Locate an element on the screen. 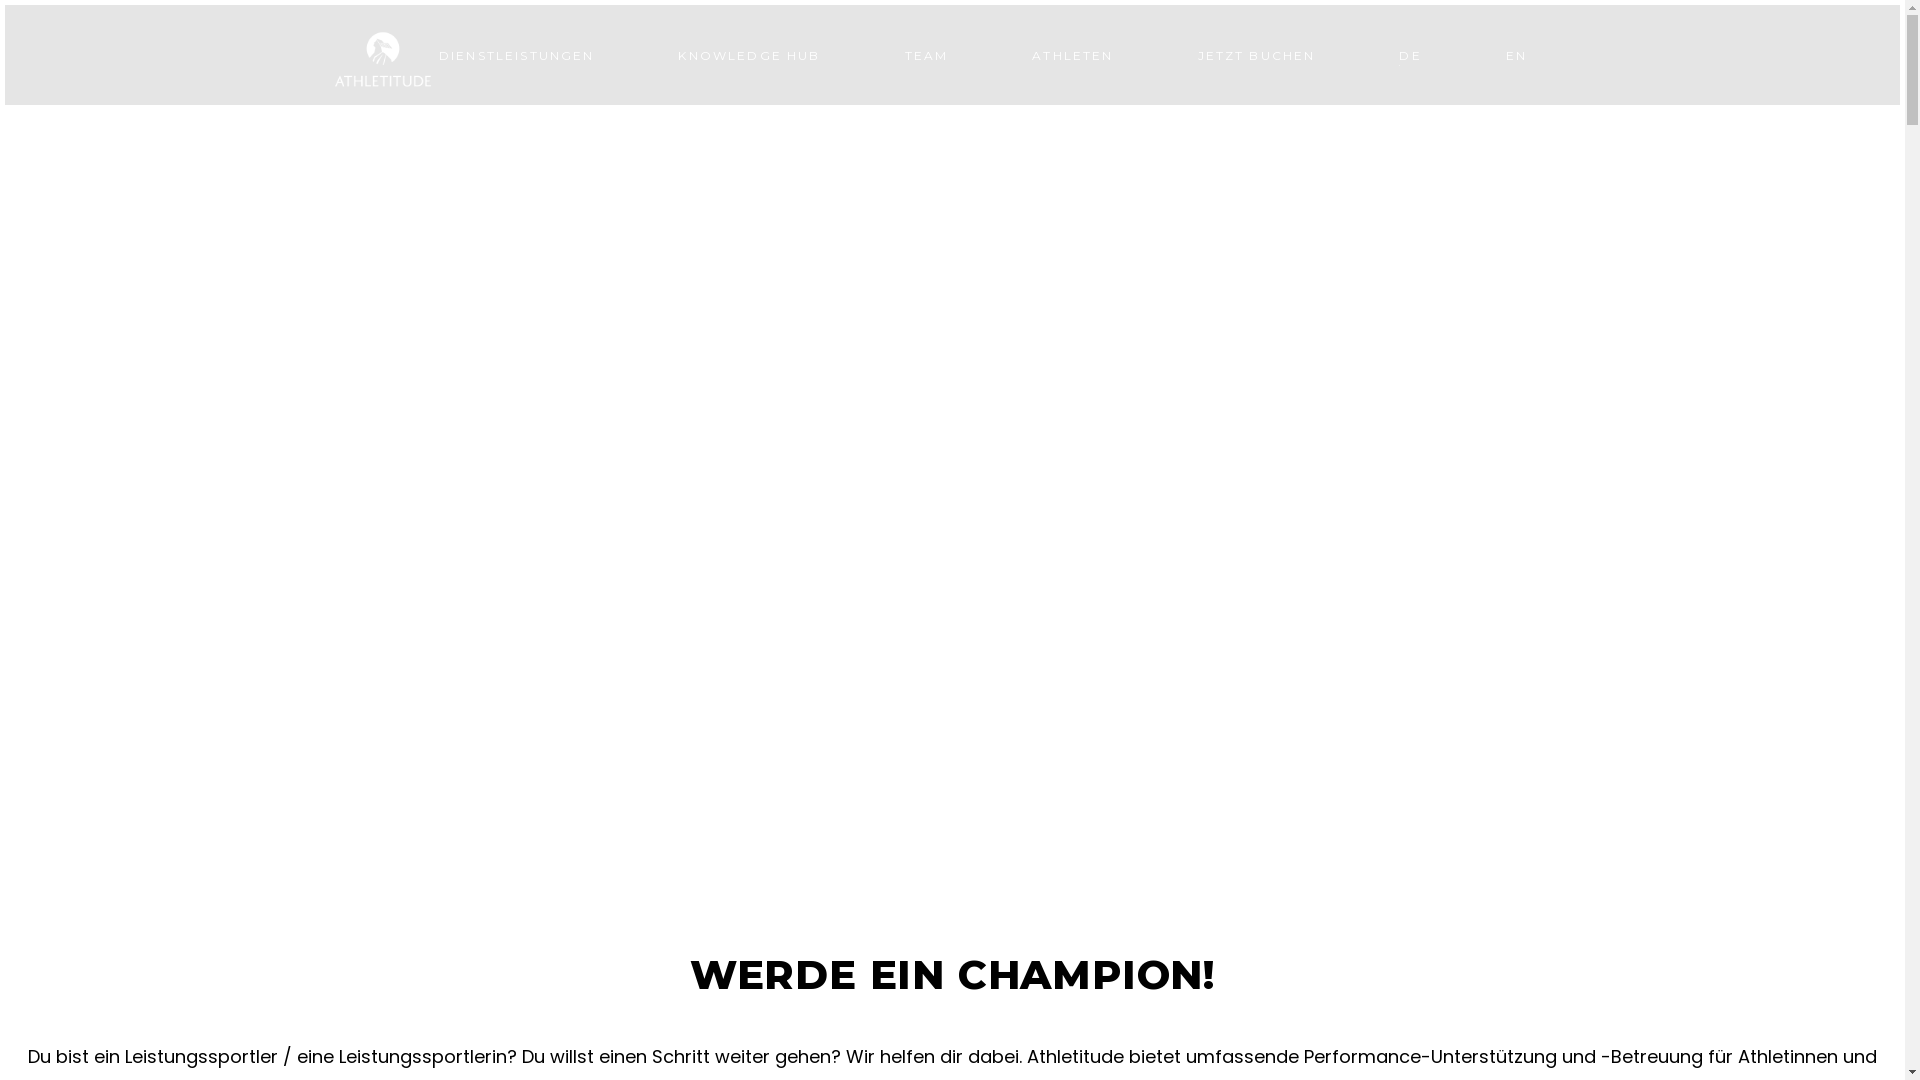 Image resolution: width=1920 pixels, height=1080 pixels. 'EN' is located at coordinates (1516, 54).